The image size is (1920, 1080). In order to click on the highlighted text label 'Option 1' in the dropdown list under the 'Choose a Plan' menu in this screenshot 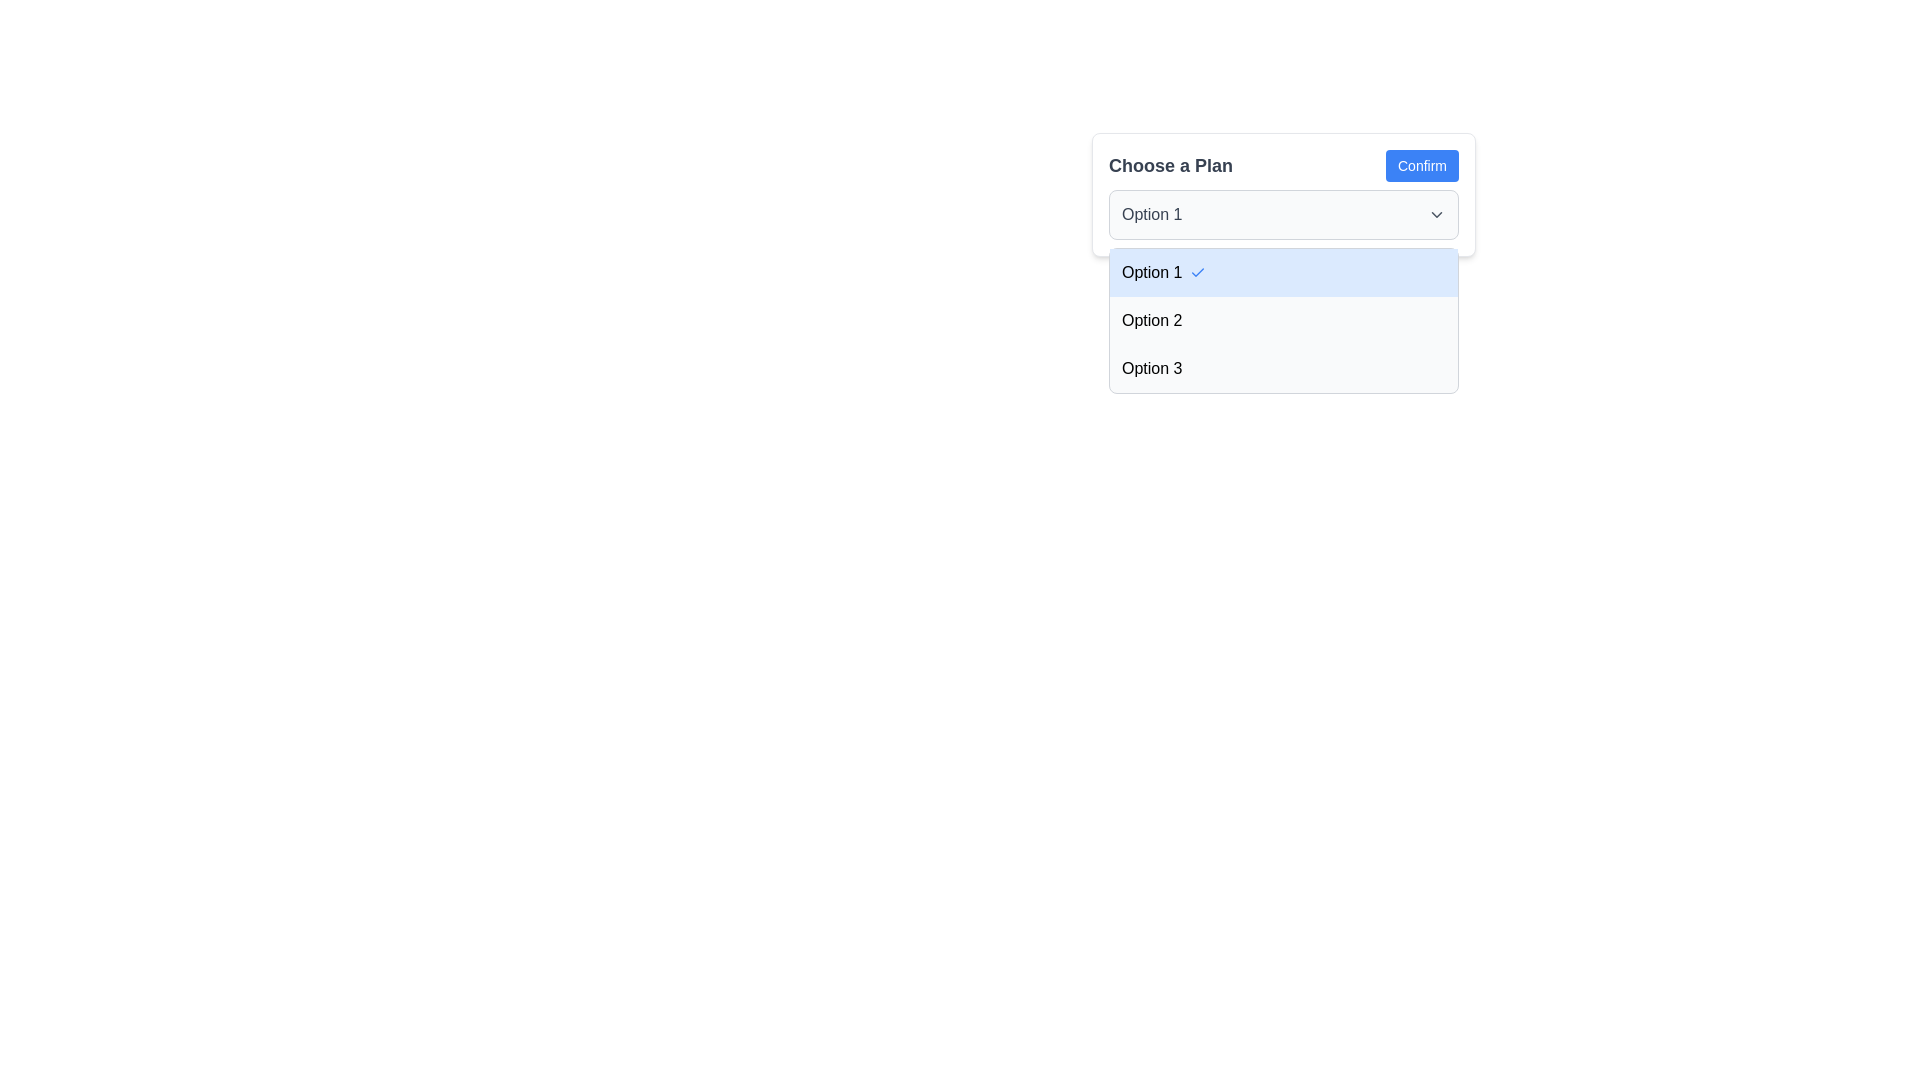, I will do `click(1152, 273)`.